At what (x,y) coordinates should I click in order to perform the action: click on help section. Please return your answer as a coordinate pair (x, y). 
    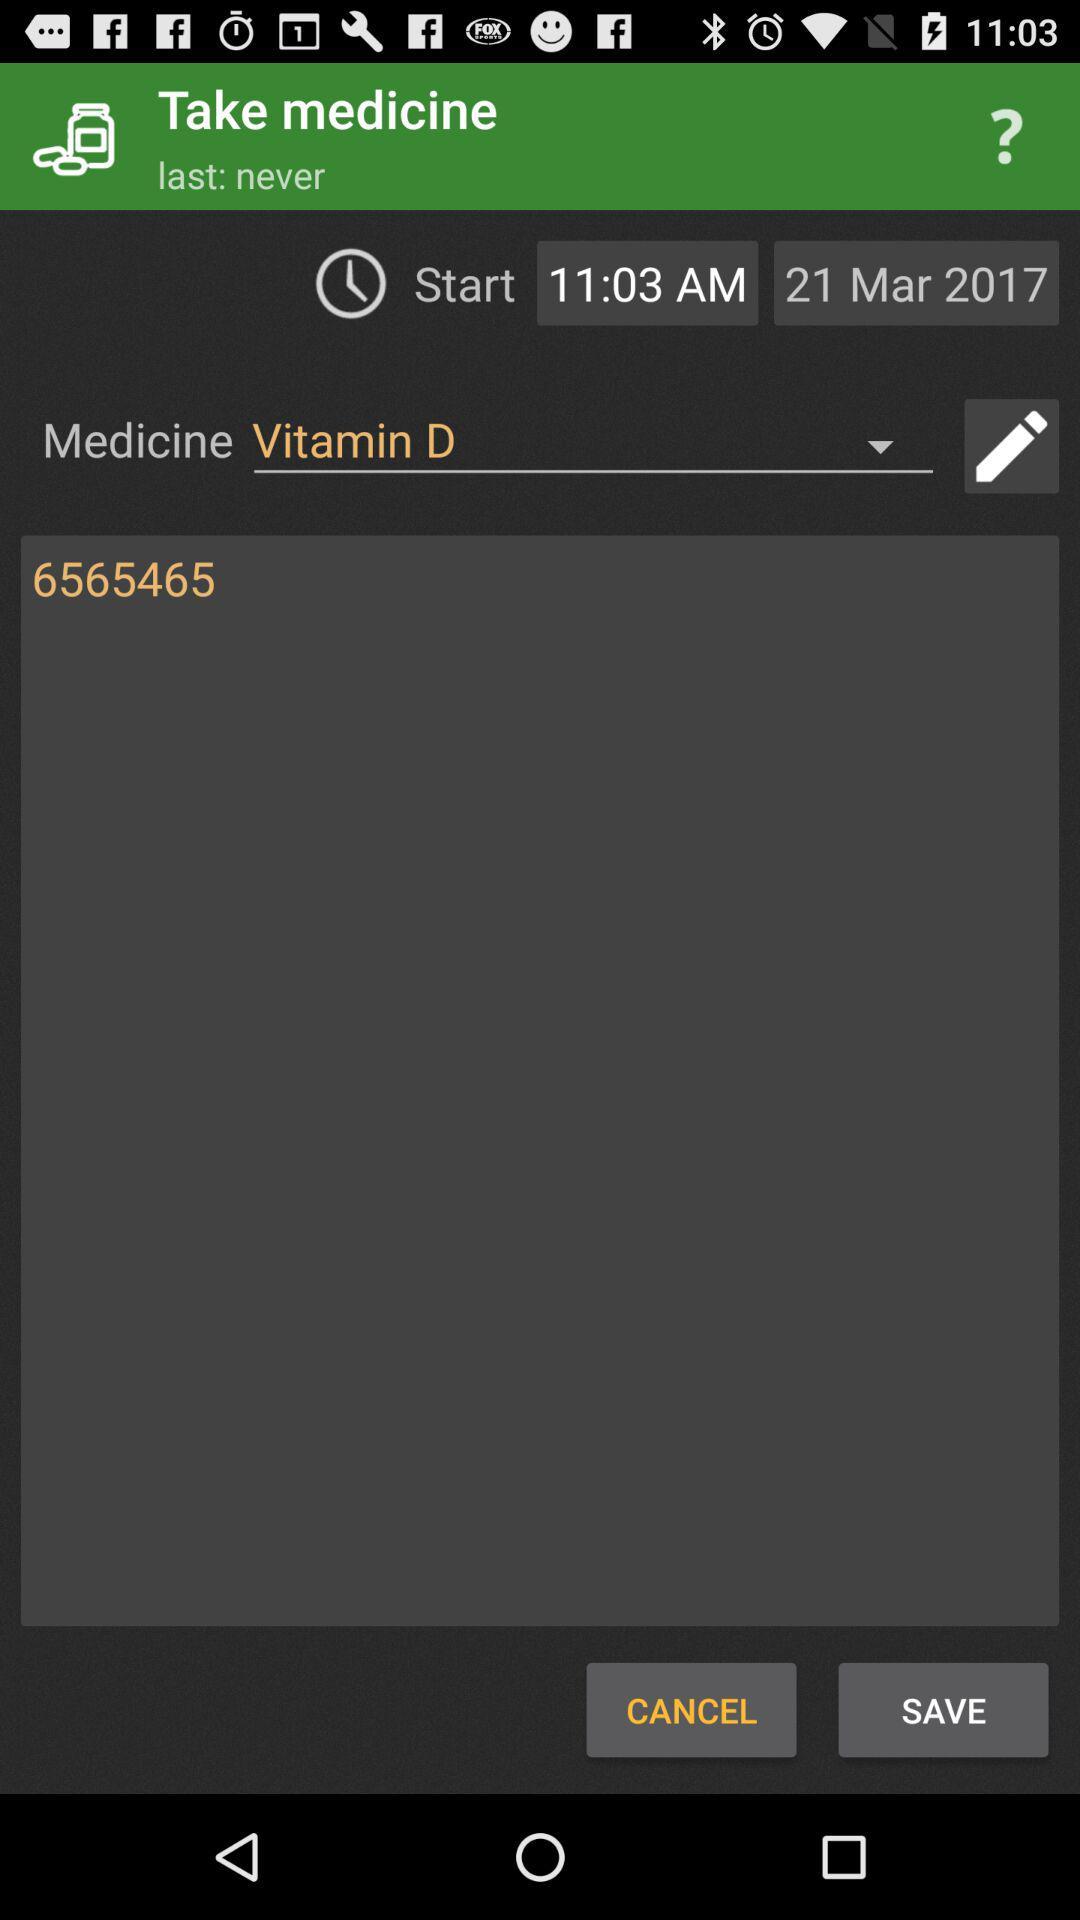
    Looking at the image, I should click on (1006, 135).